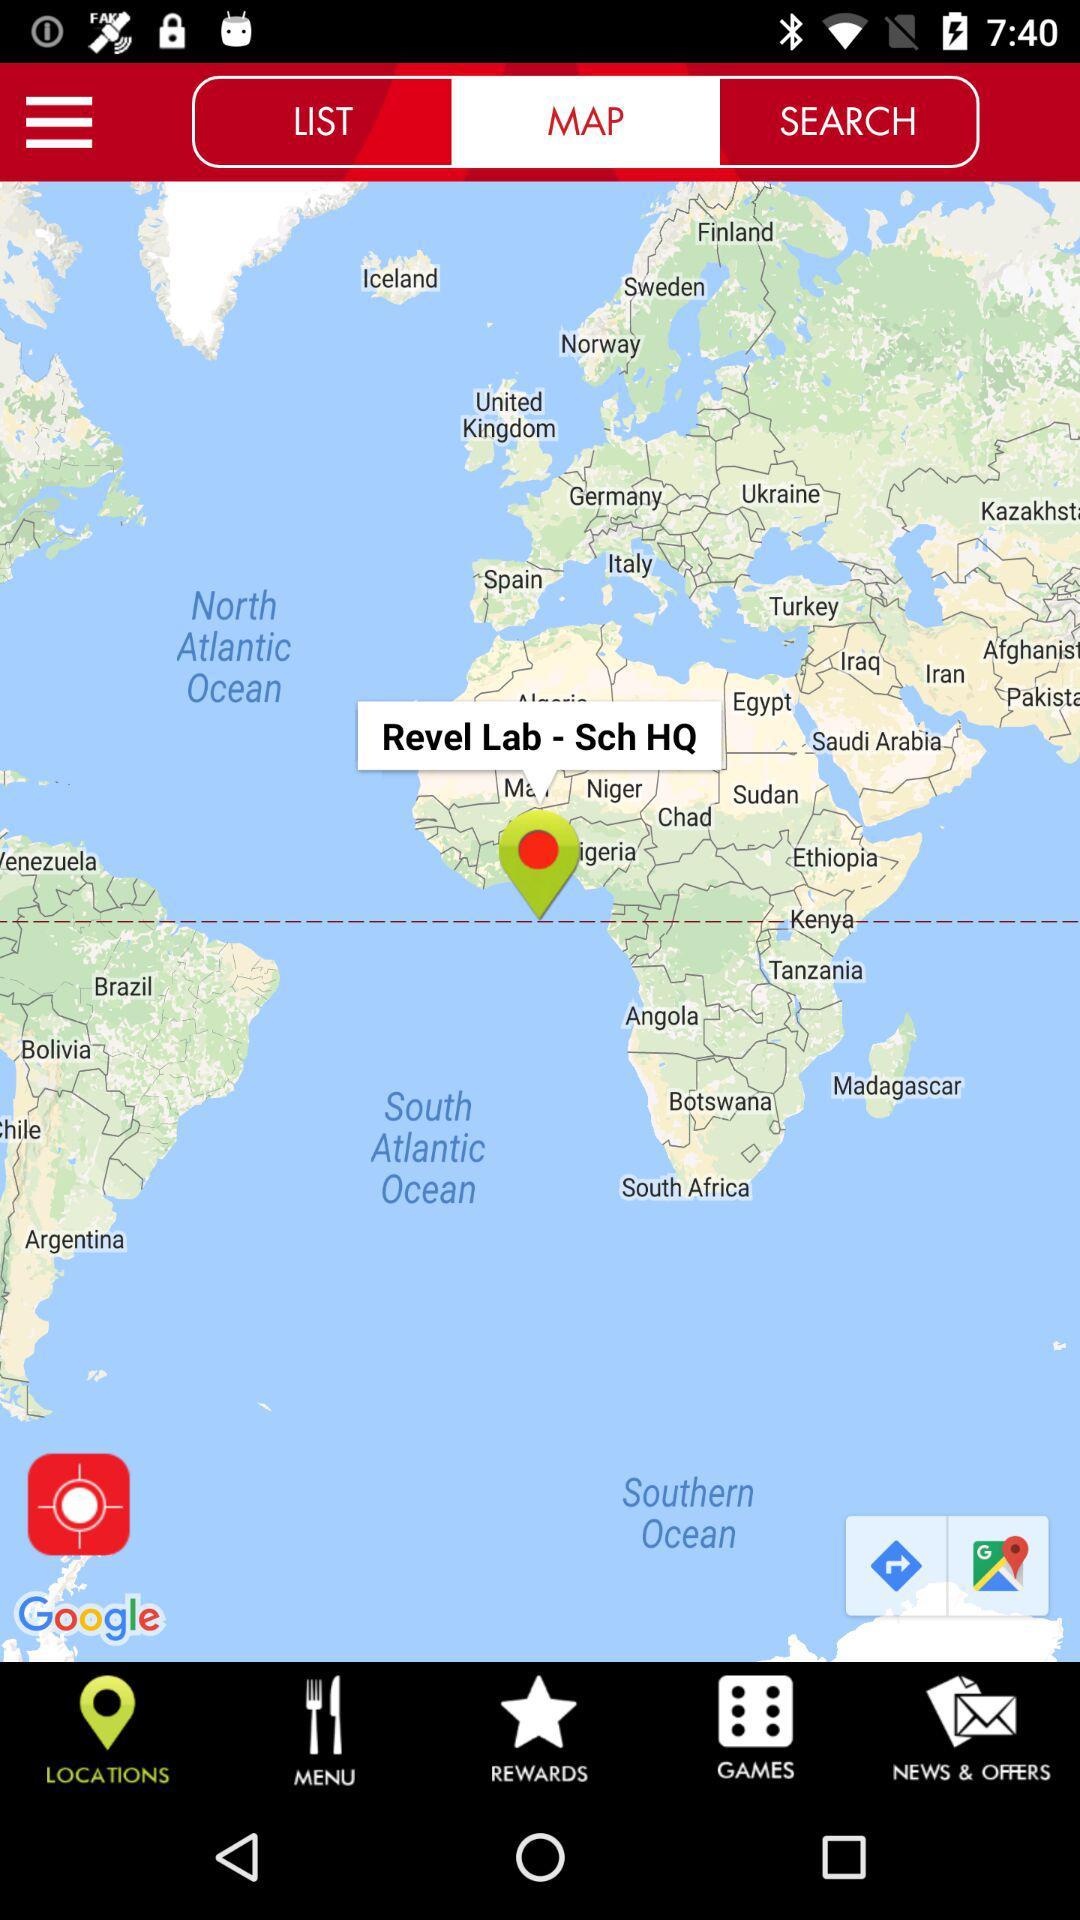  I want to click on icon below search icon, so click(1000, 1566).